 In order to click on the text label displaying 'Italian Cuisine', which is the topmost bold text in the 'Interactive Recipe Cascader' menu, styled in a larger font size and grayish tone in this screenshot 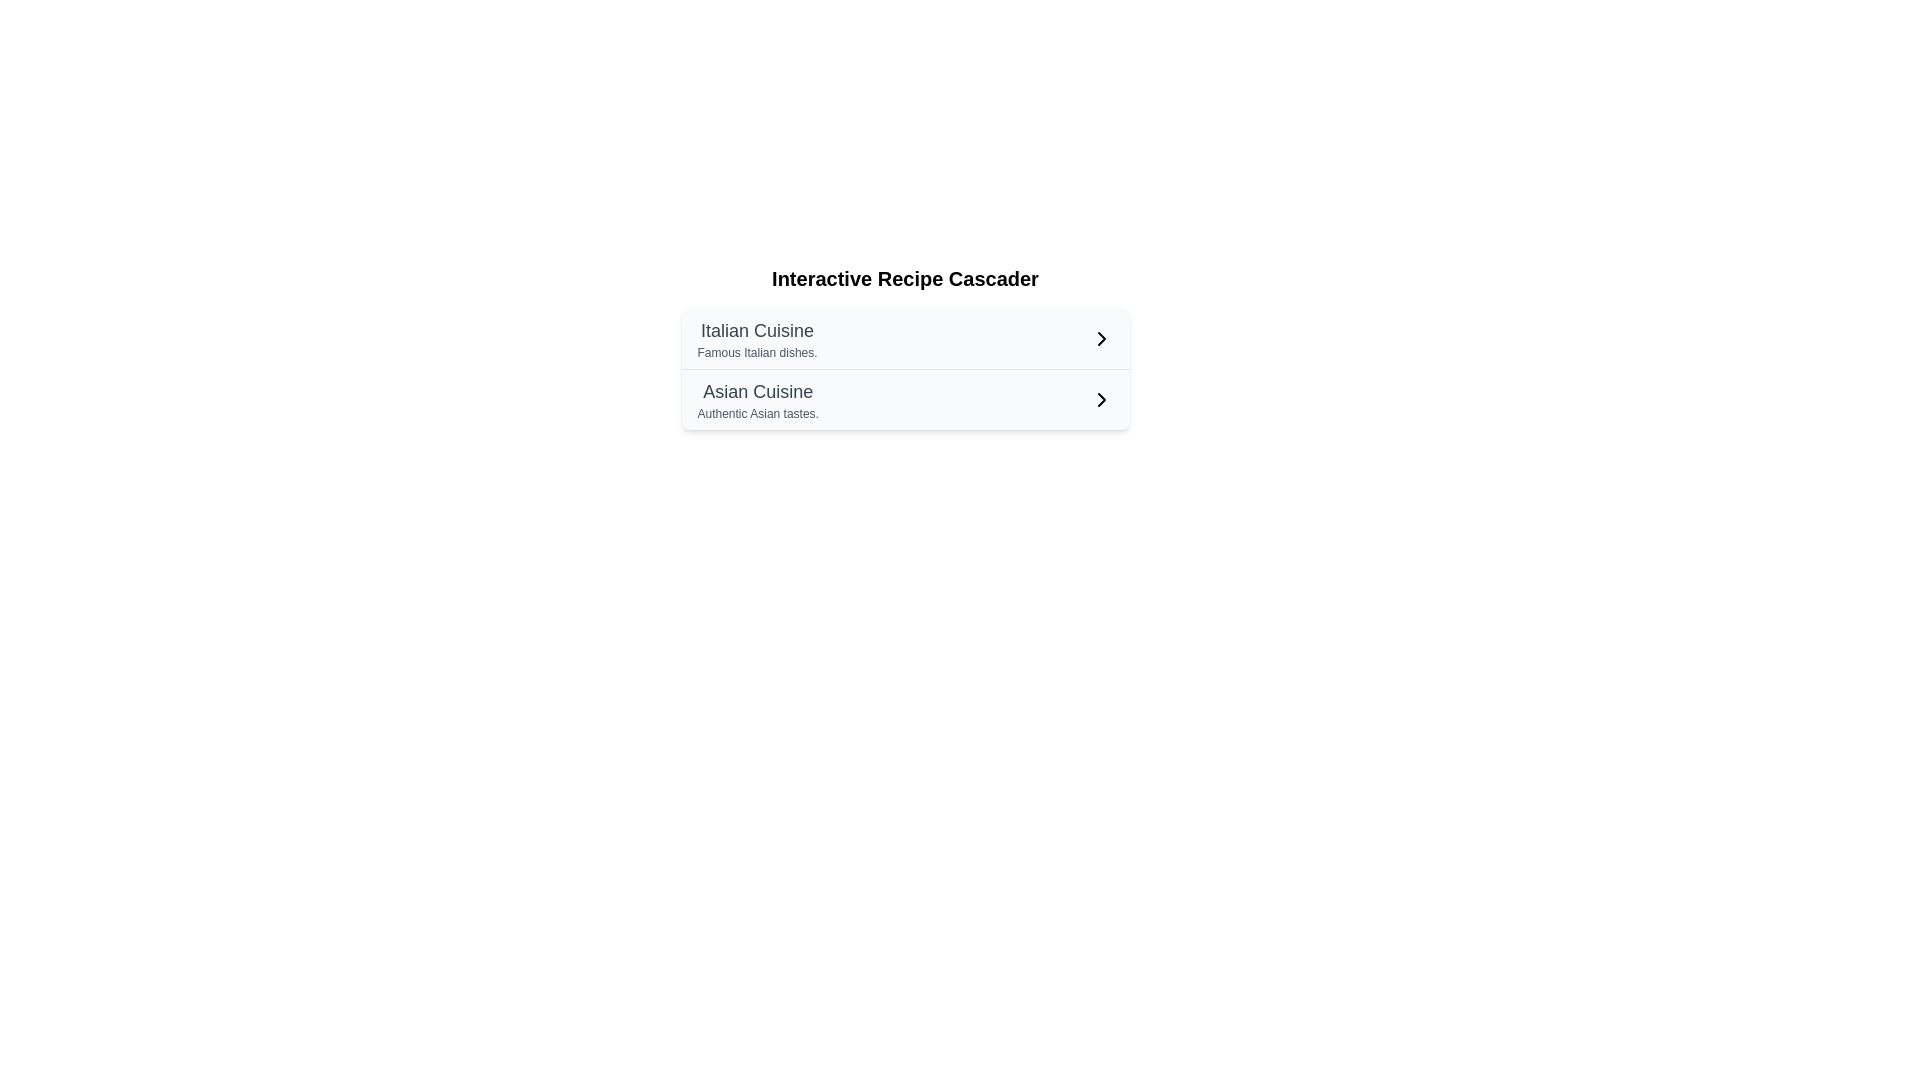, I will do `click(756, 330)`.